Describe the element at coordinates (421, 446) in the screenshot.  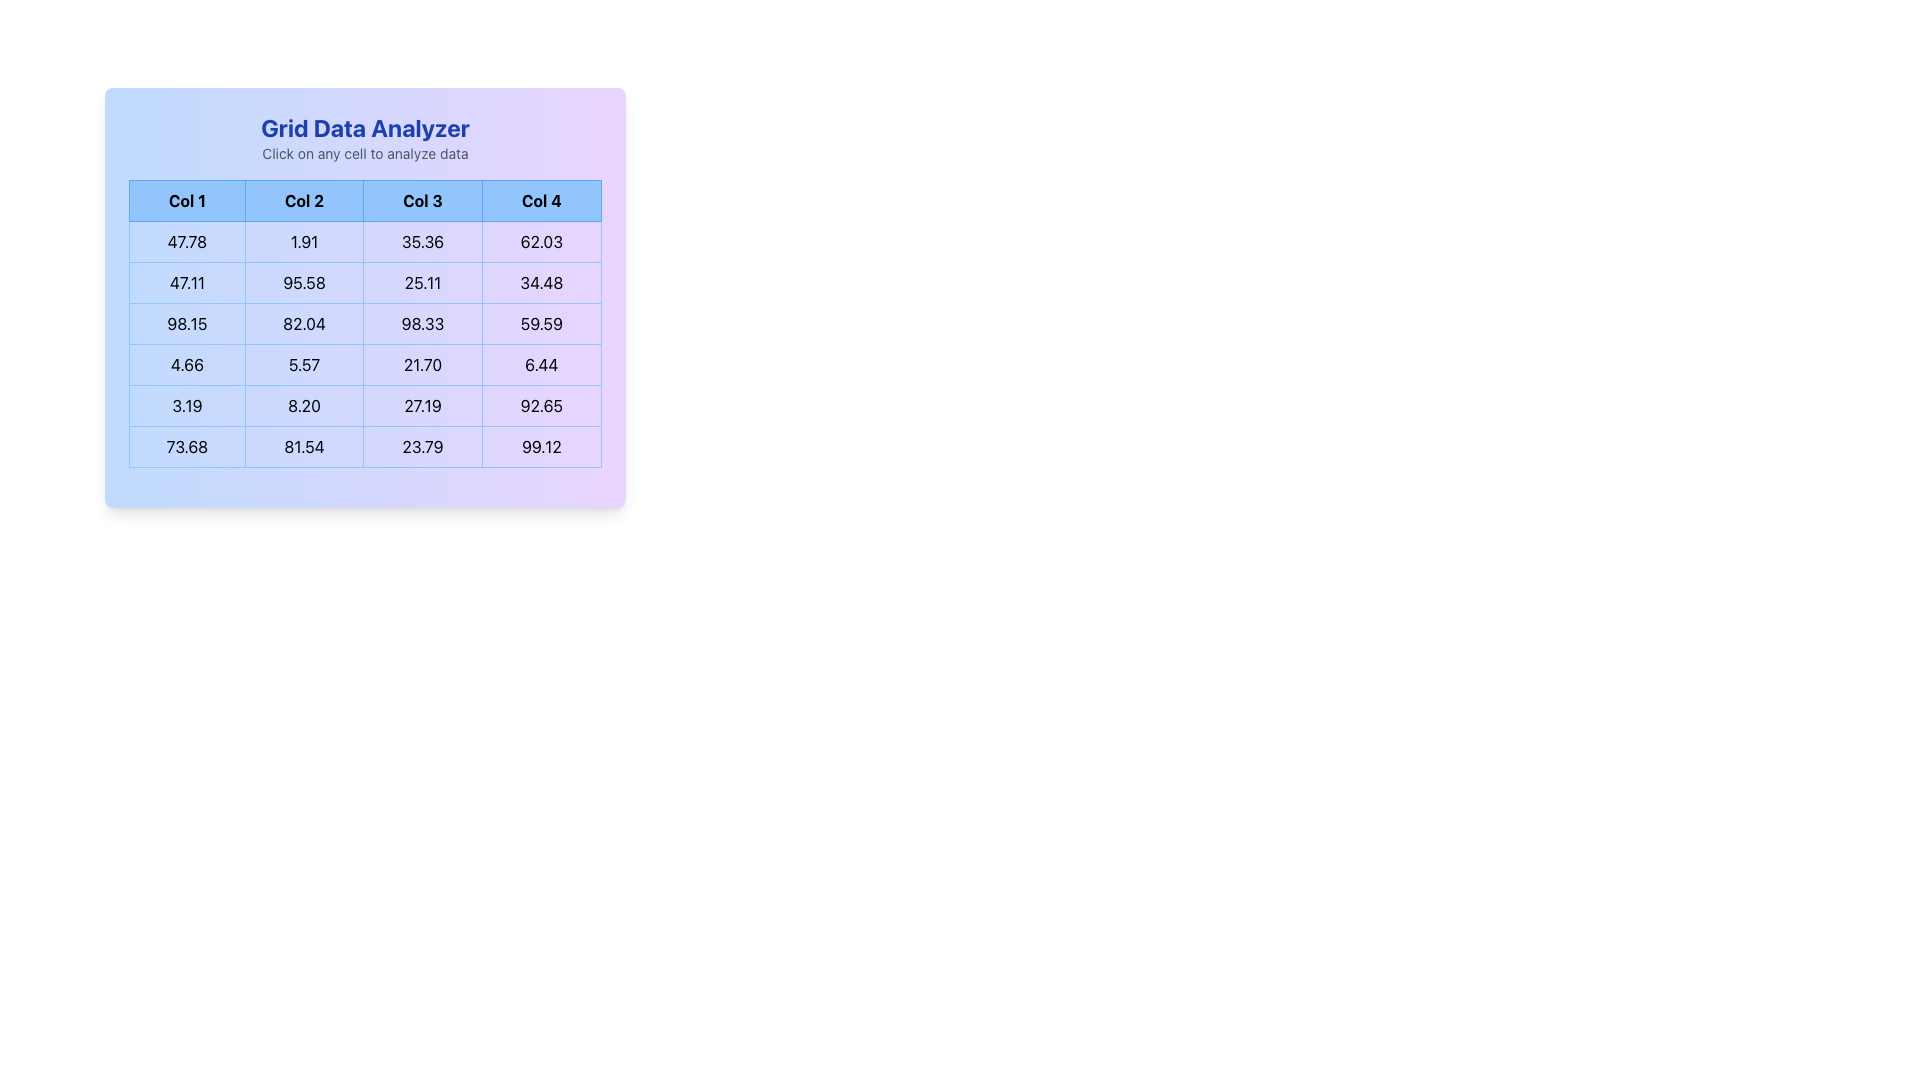
I see `to select the numeric data value displayed in the third column of the last row of the grid structure` at that location.